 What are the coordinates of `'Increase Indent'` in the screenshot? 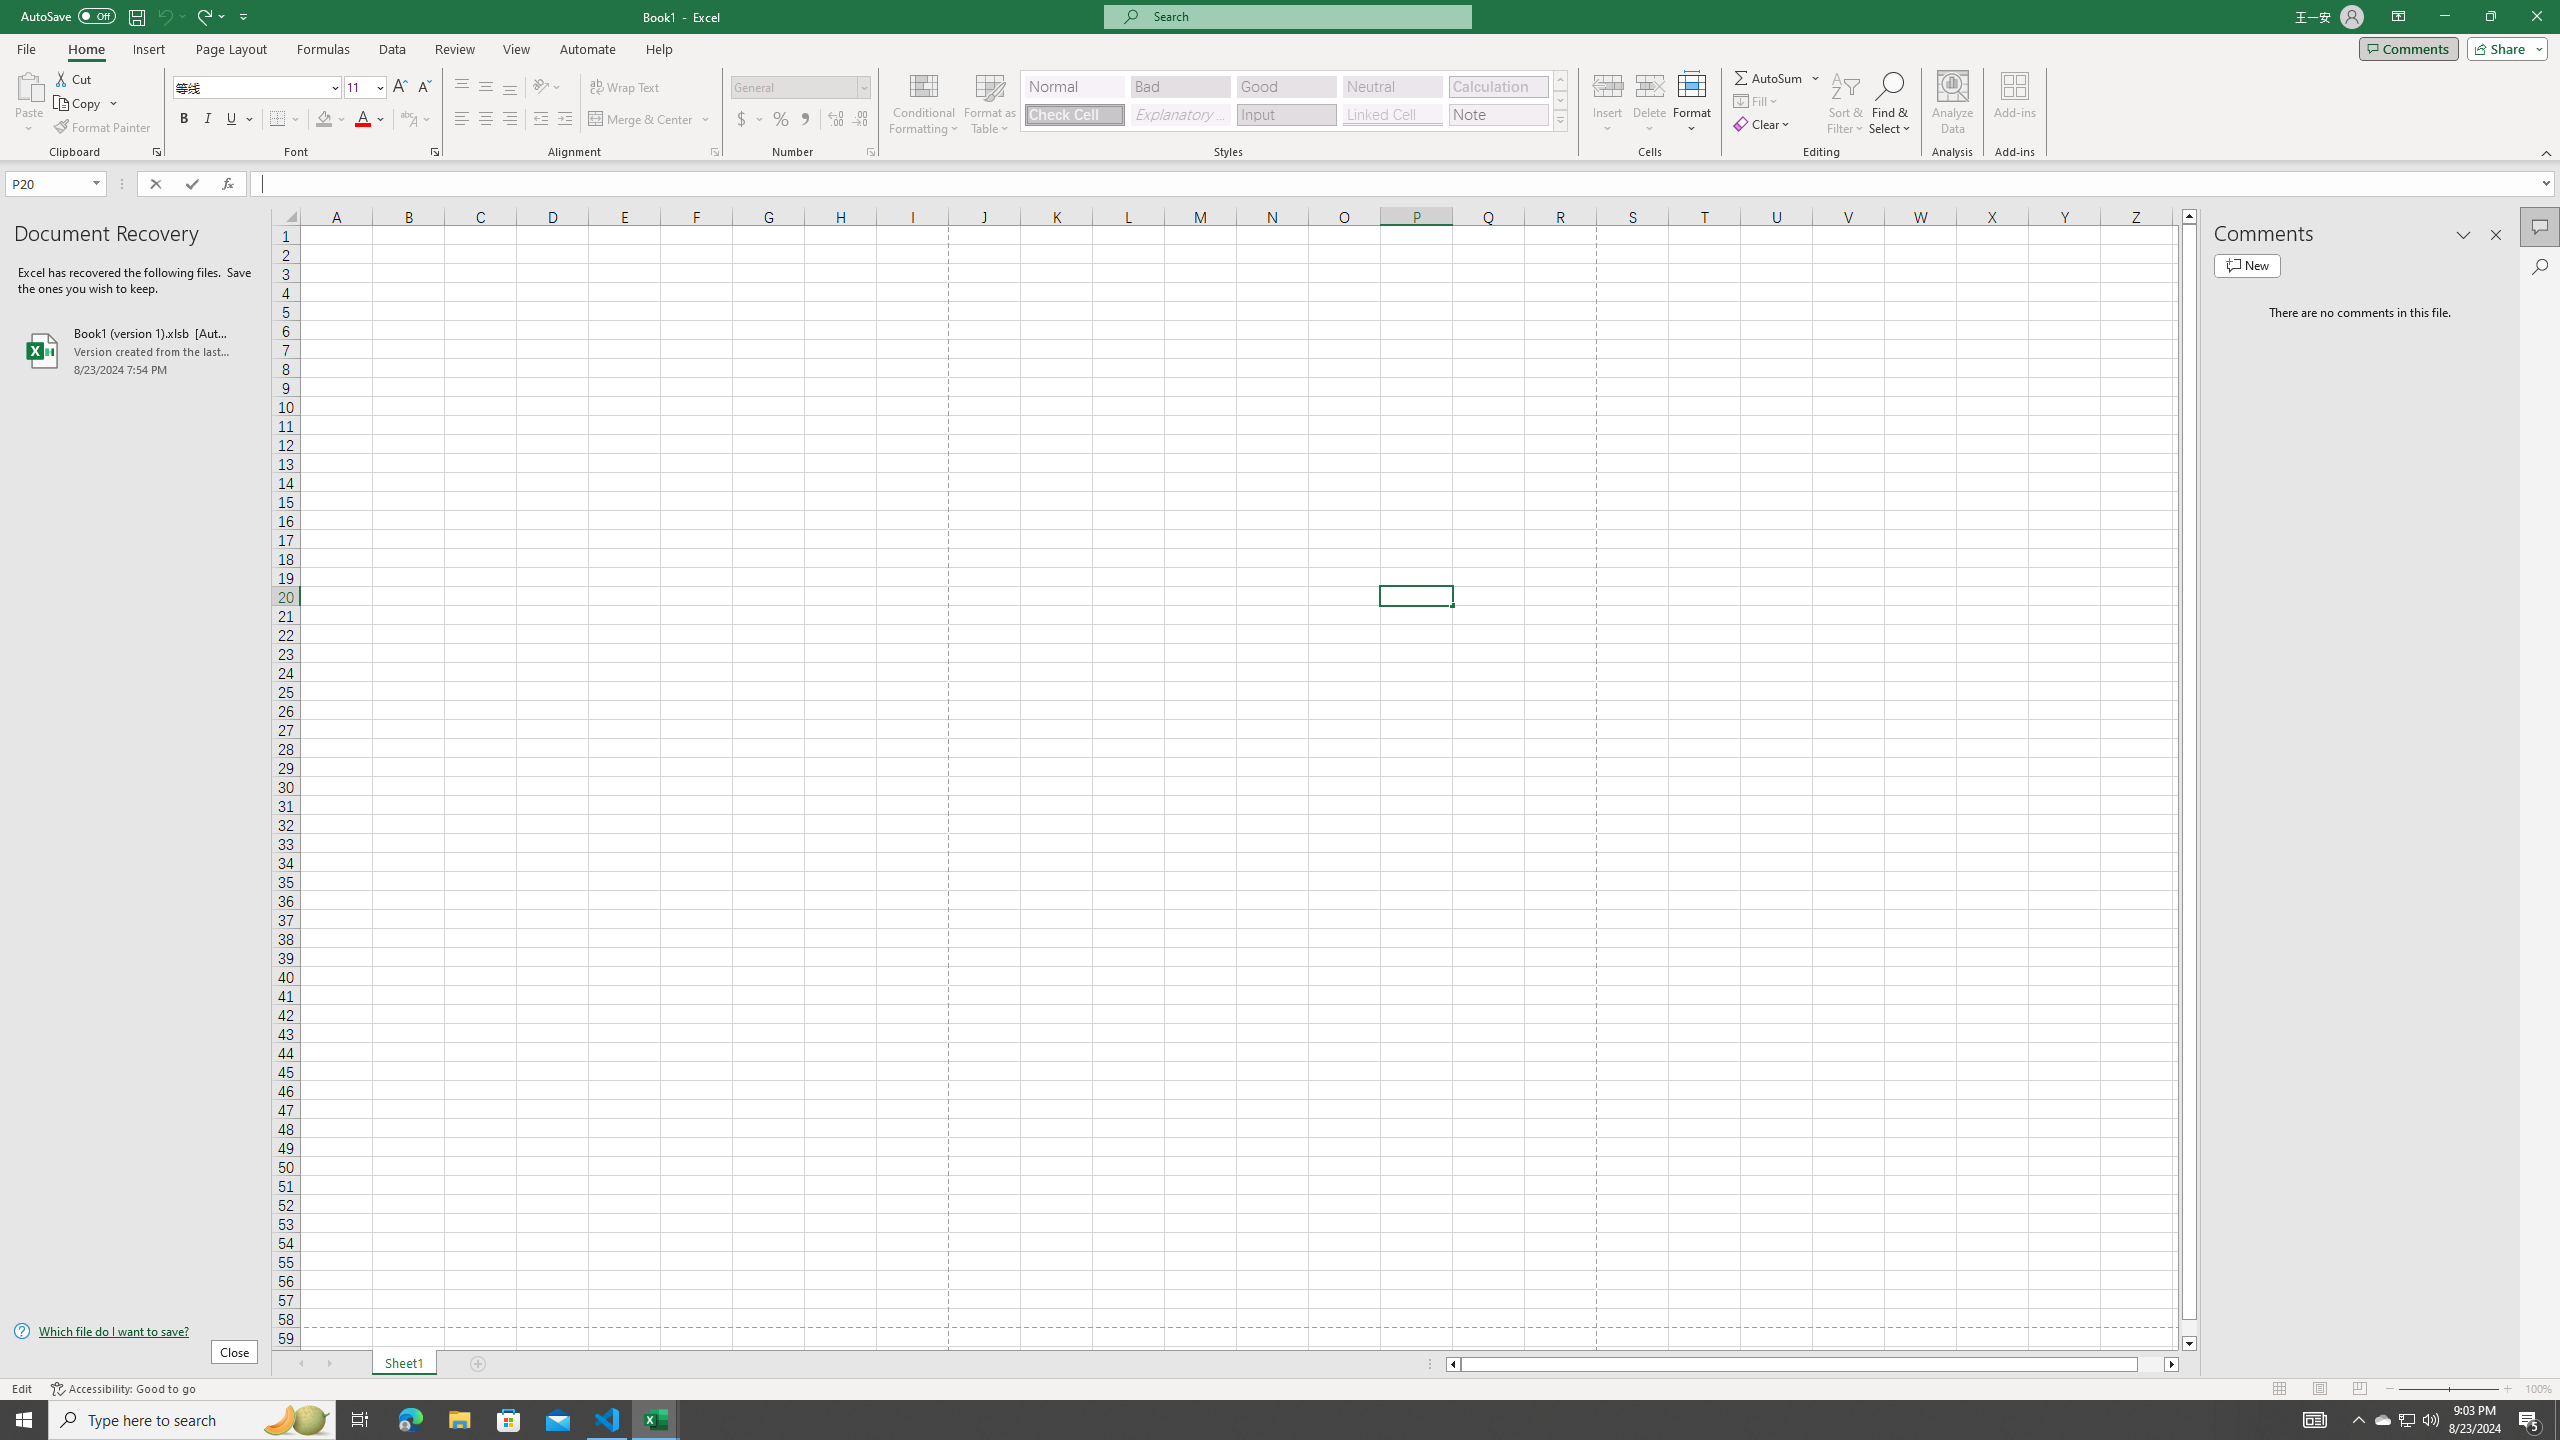 It's located at (563, 118).